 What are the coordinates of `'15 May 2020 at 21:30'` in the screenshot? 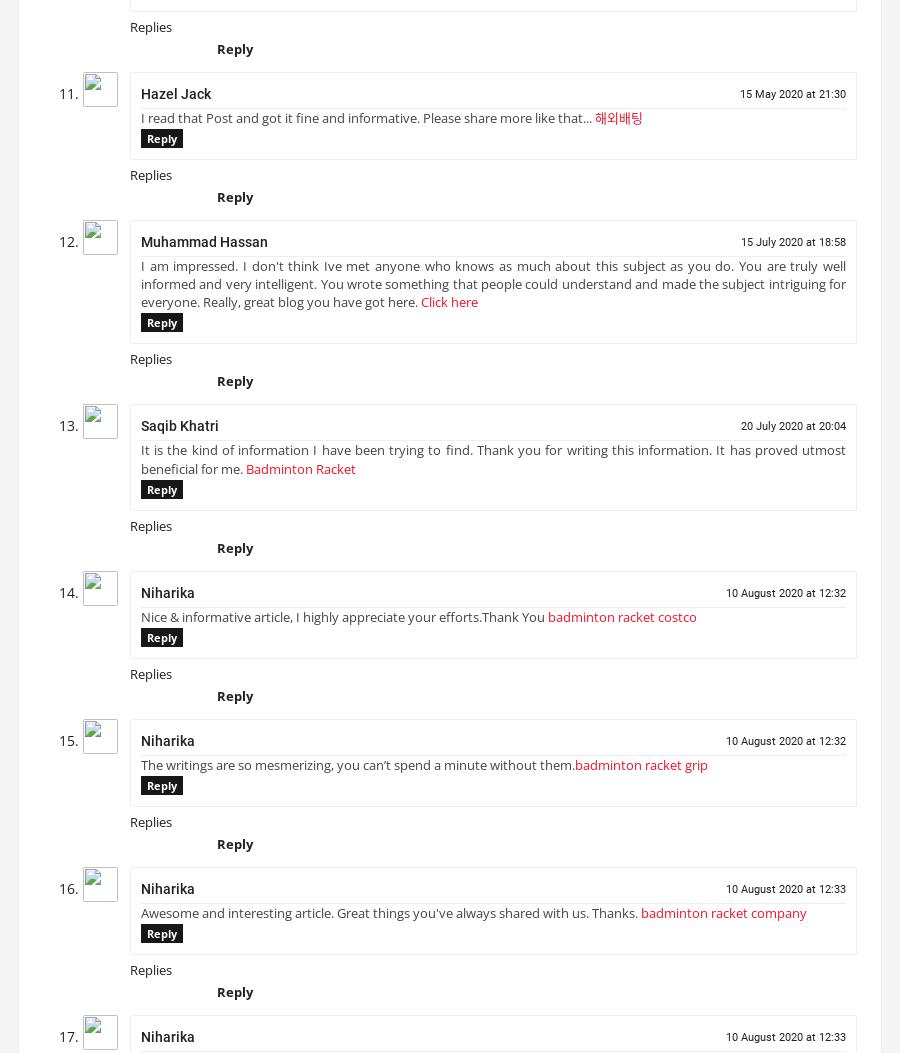 It's located at (792, 101).